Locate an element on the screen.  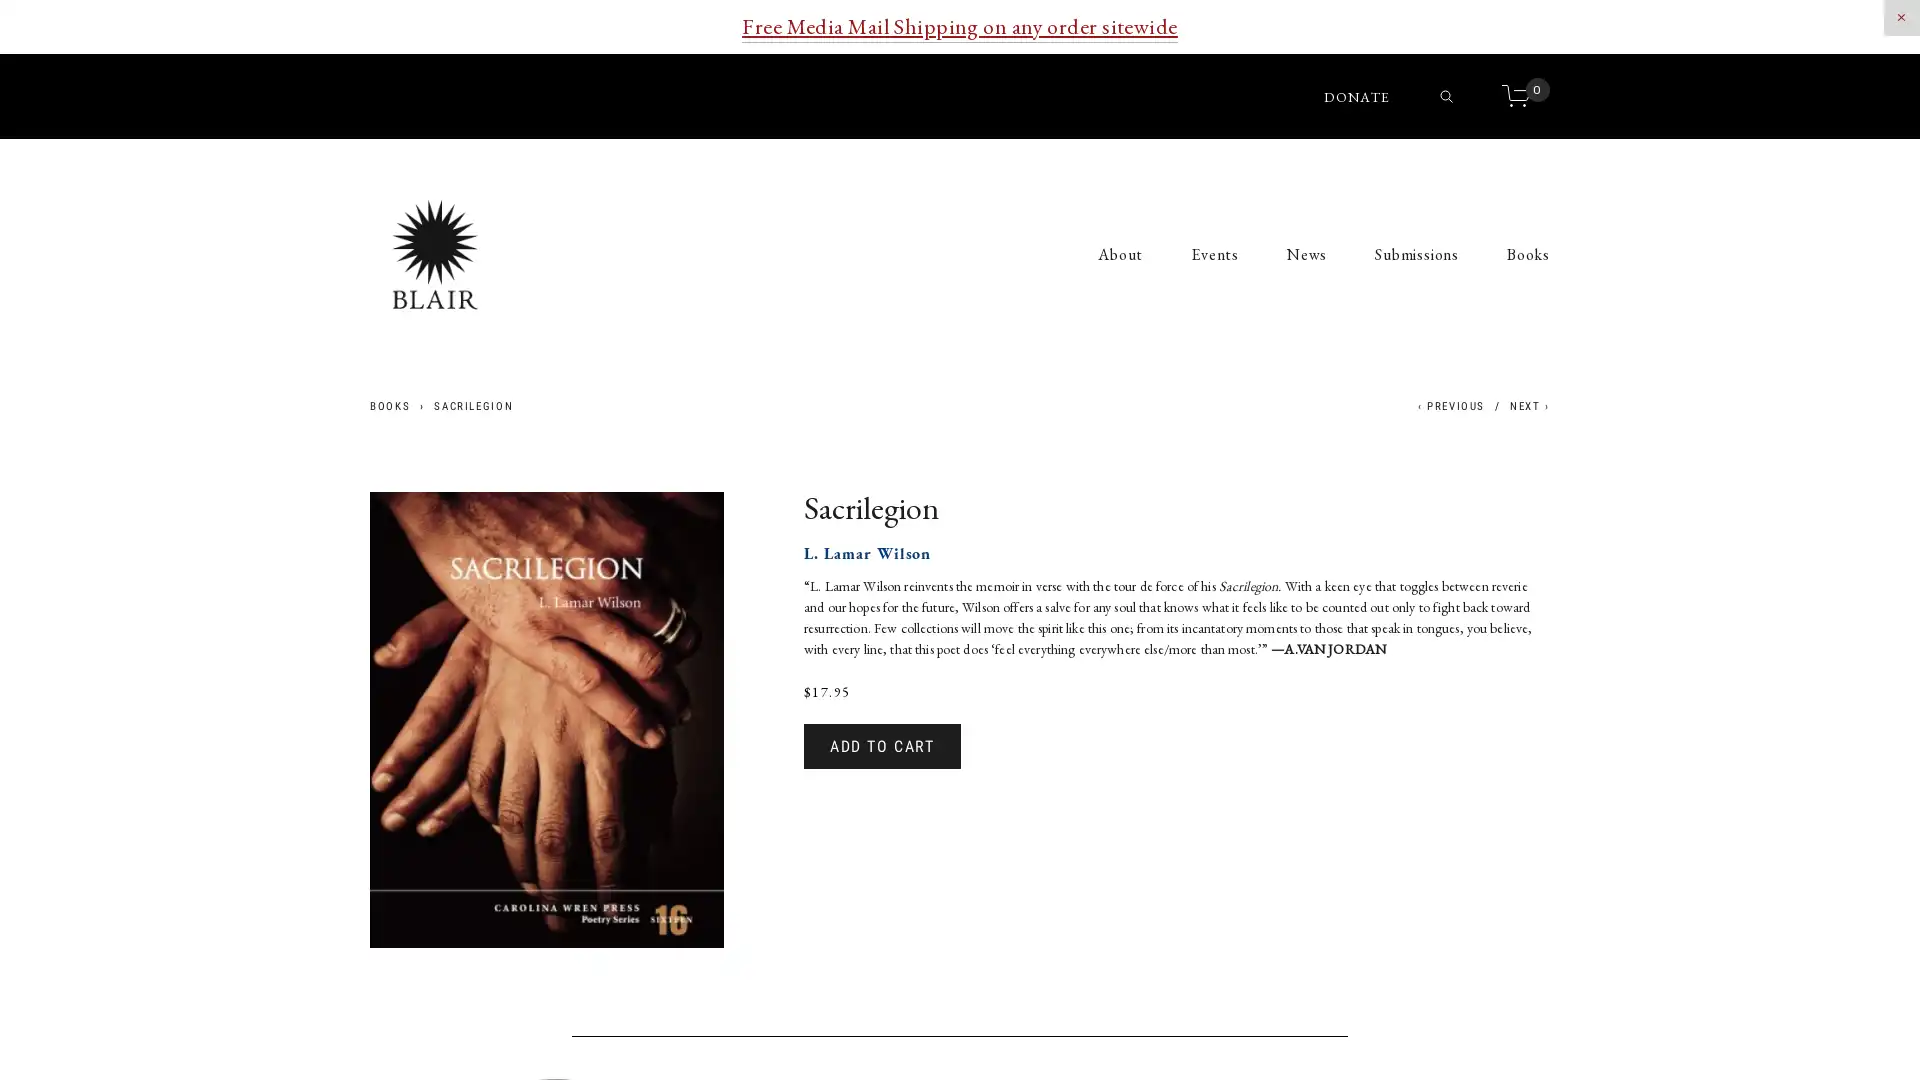
Sign me up! is located at coordinates (960, 588).